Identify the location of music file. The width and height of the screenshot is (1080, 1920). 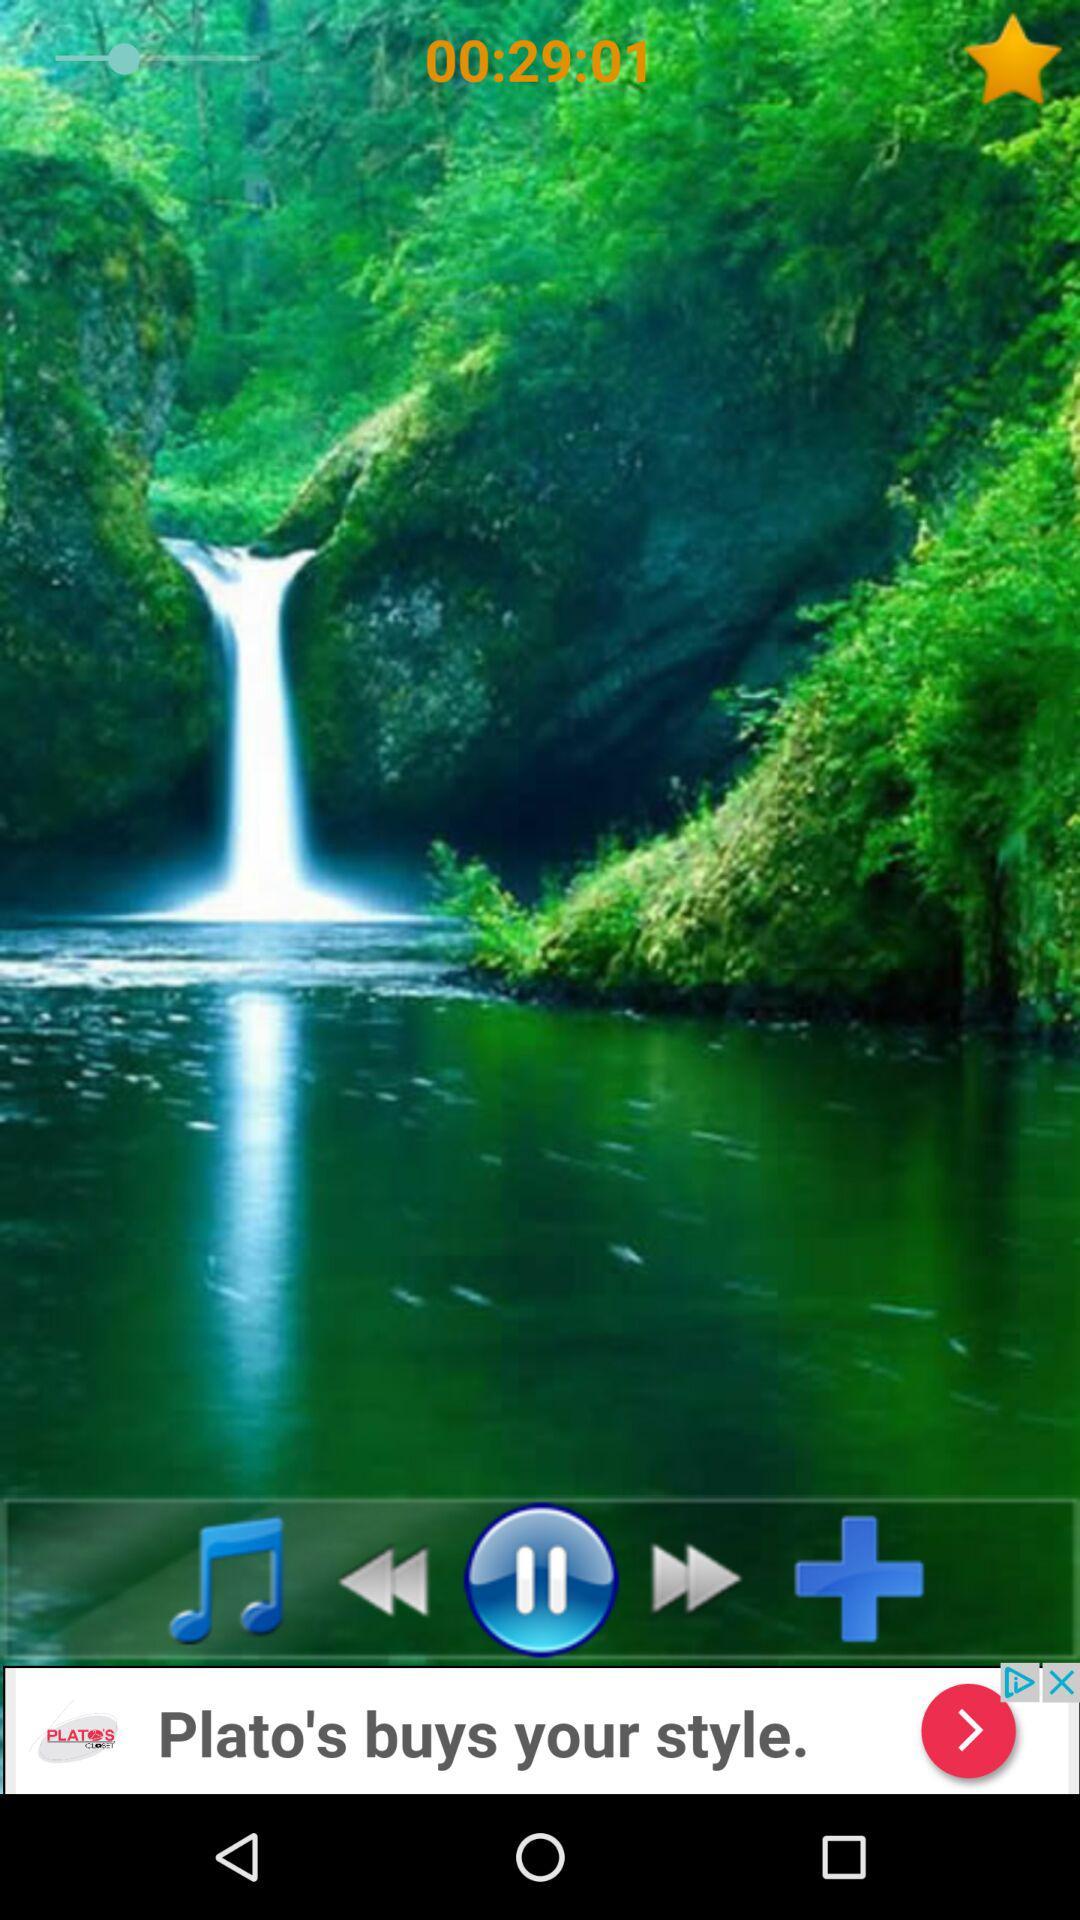
(204, 1577).